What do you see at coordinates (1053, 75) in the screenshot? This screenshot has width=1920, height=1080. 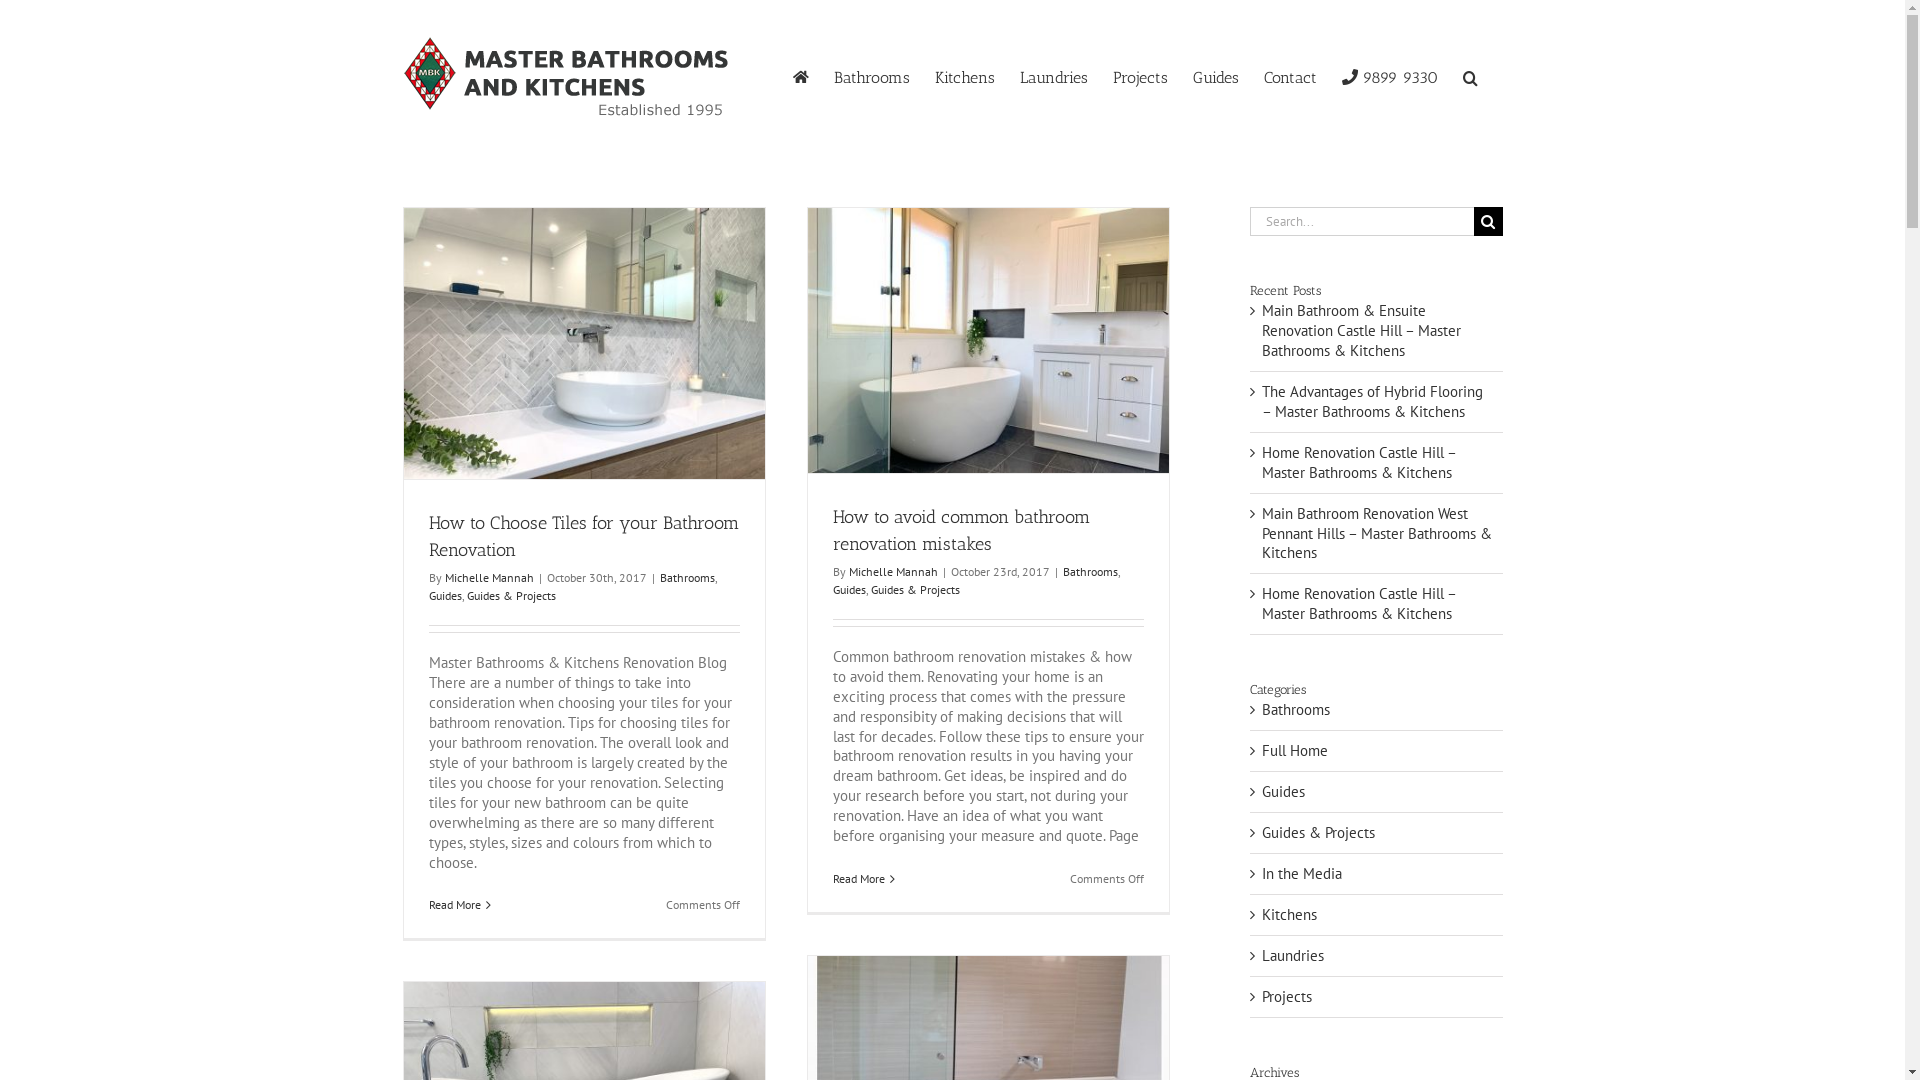 I see `'Laundries'` at bounding box center [1053, 75].